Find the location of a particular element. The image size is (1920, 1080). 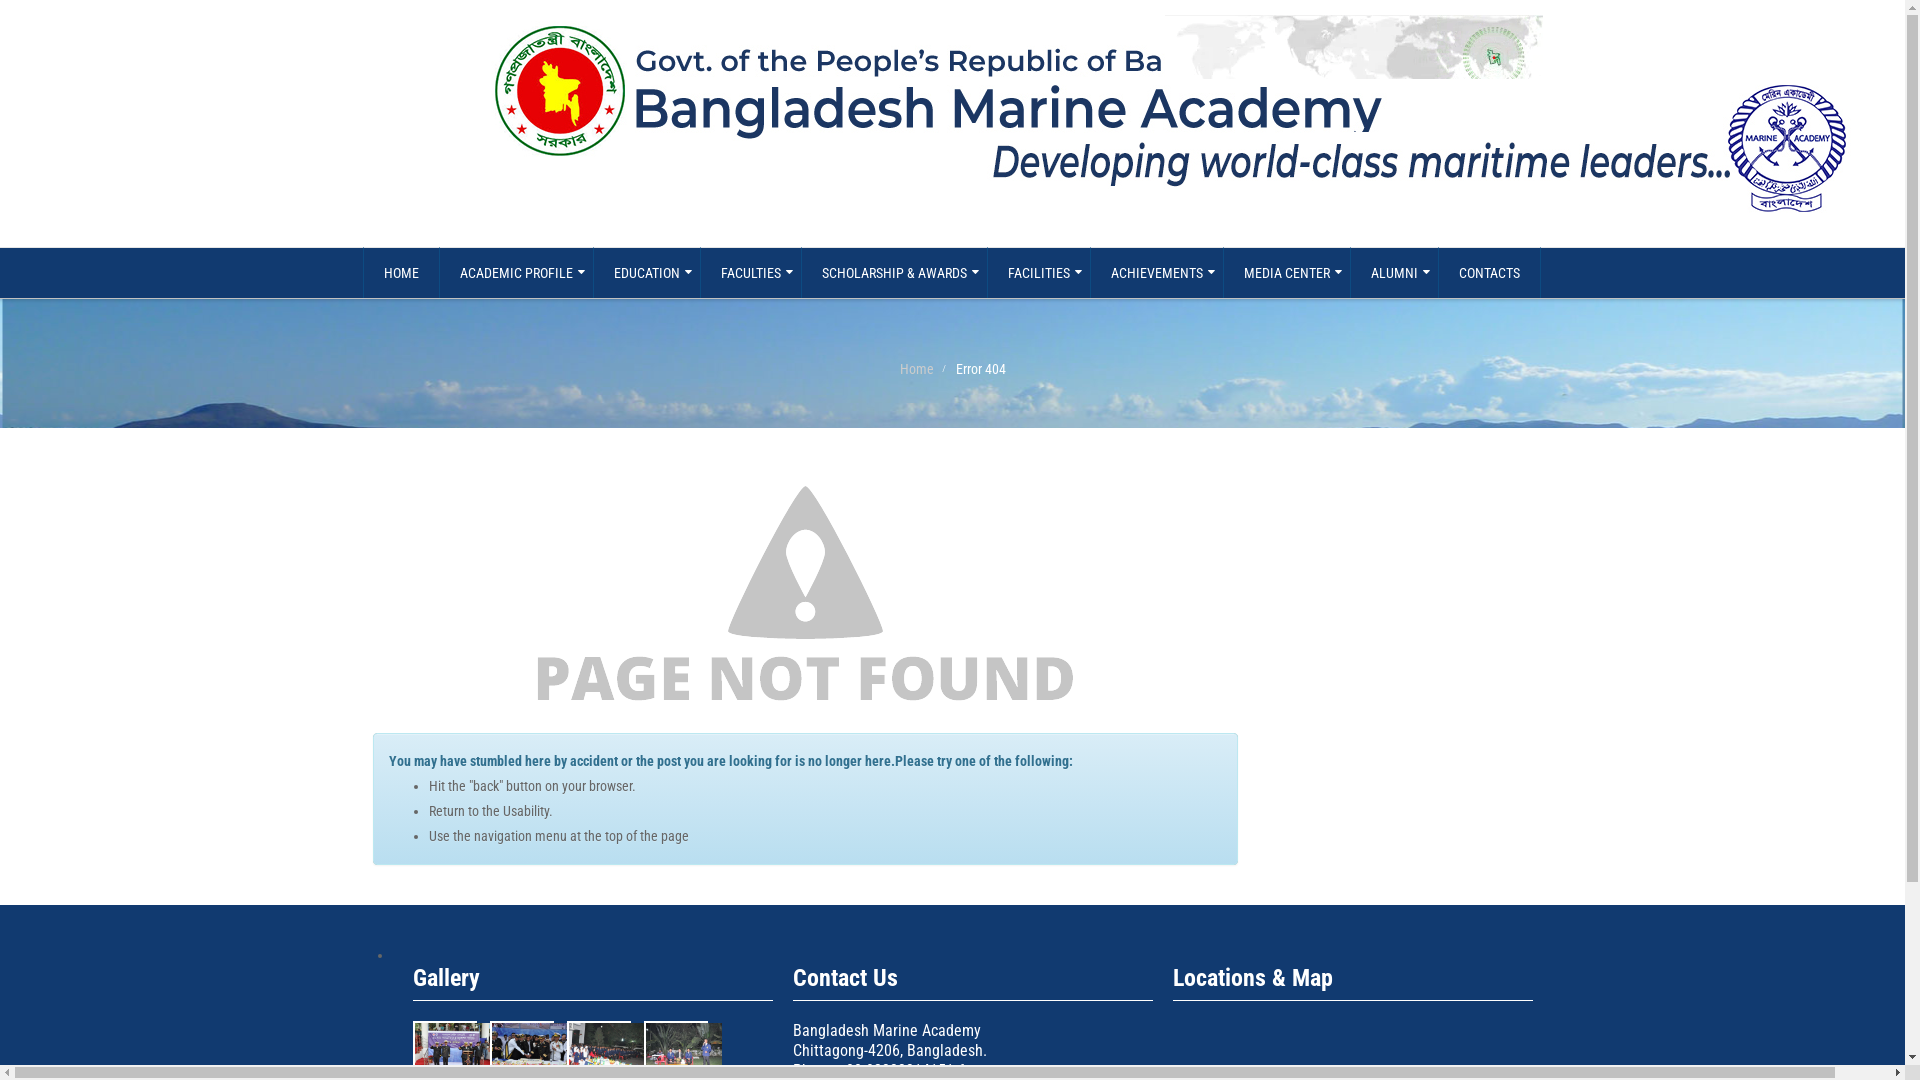

'HOME' is located at coordinates (400, 273).